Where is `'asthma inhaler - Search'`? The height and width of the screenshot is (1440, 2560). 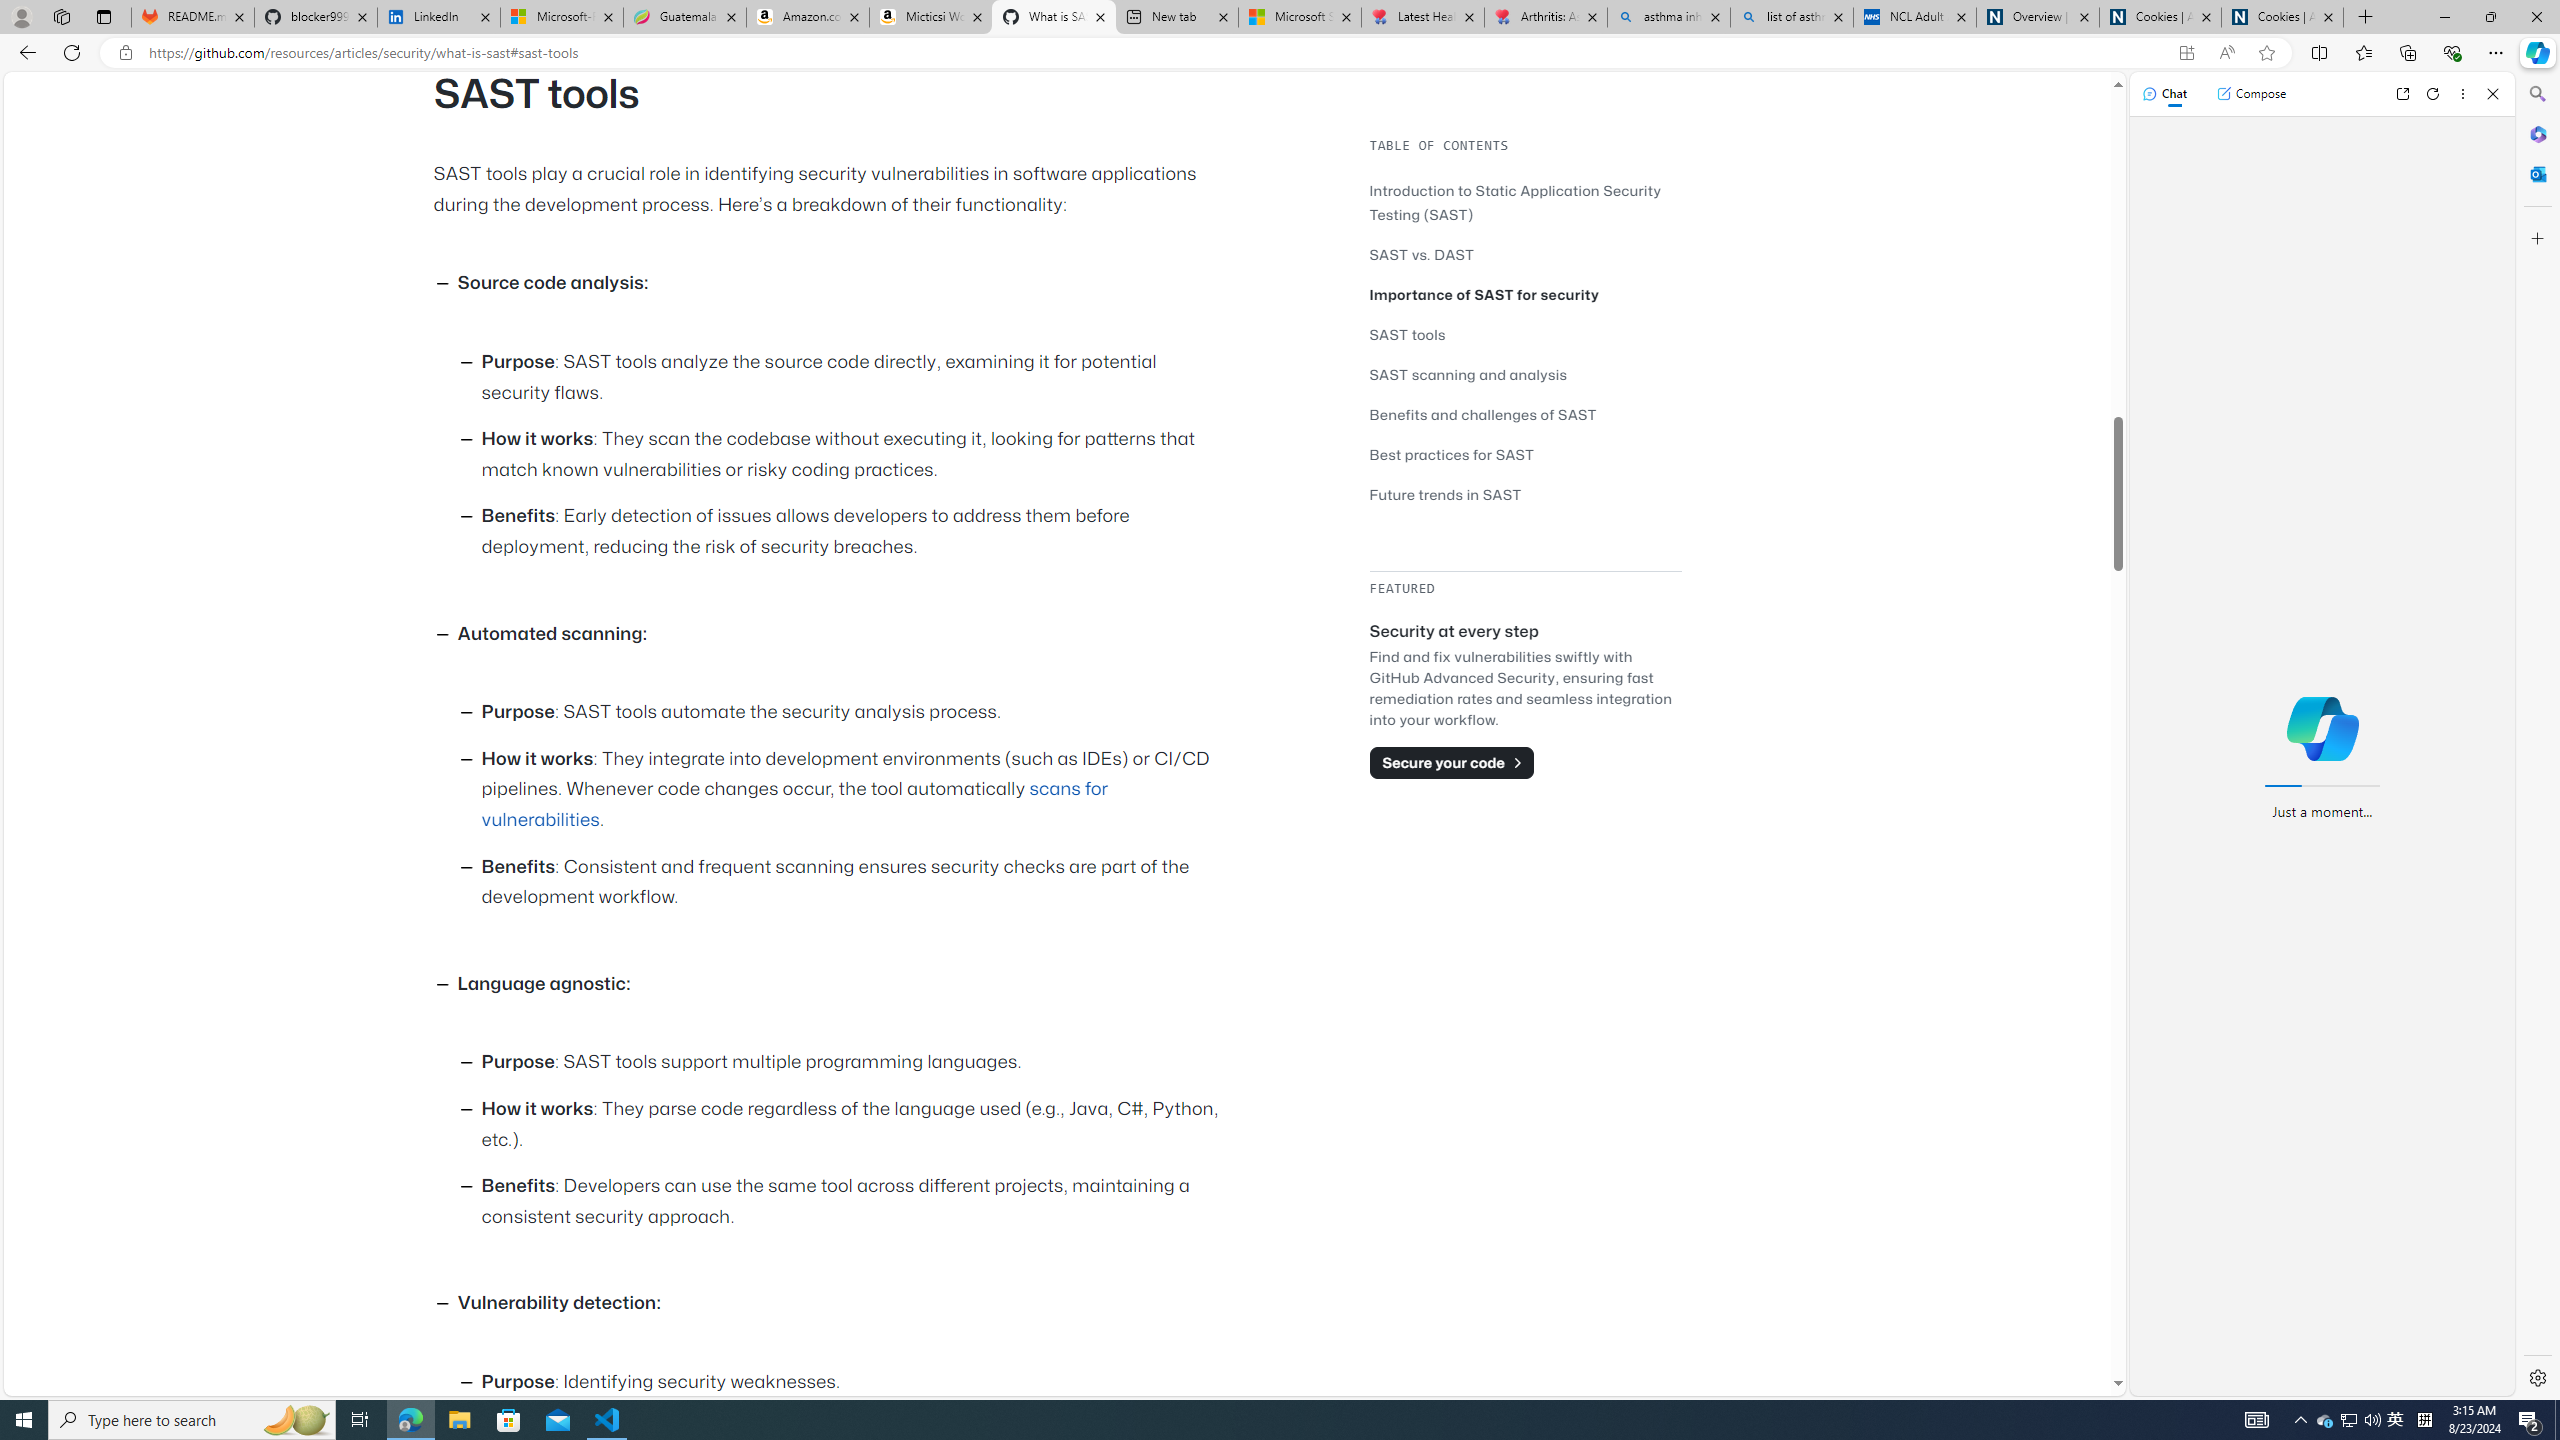 'asthma inhaler - Search' is located at coordinates (1668, 16).